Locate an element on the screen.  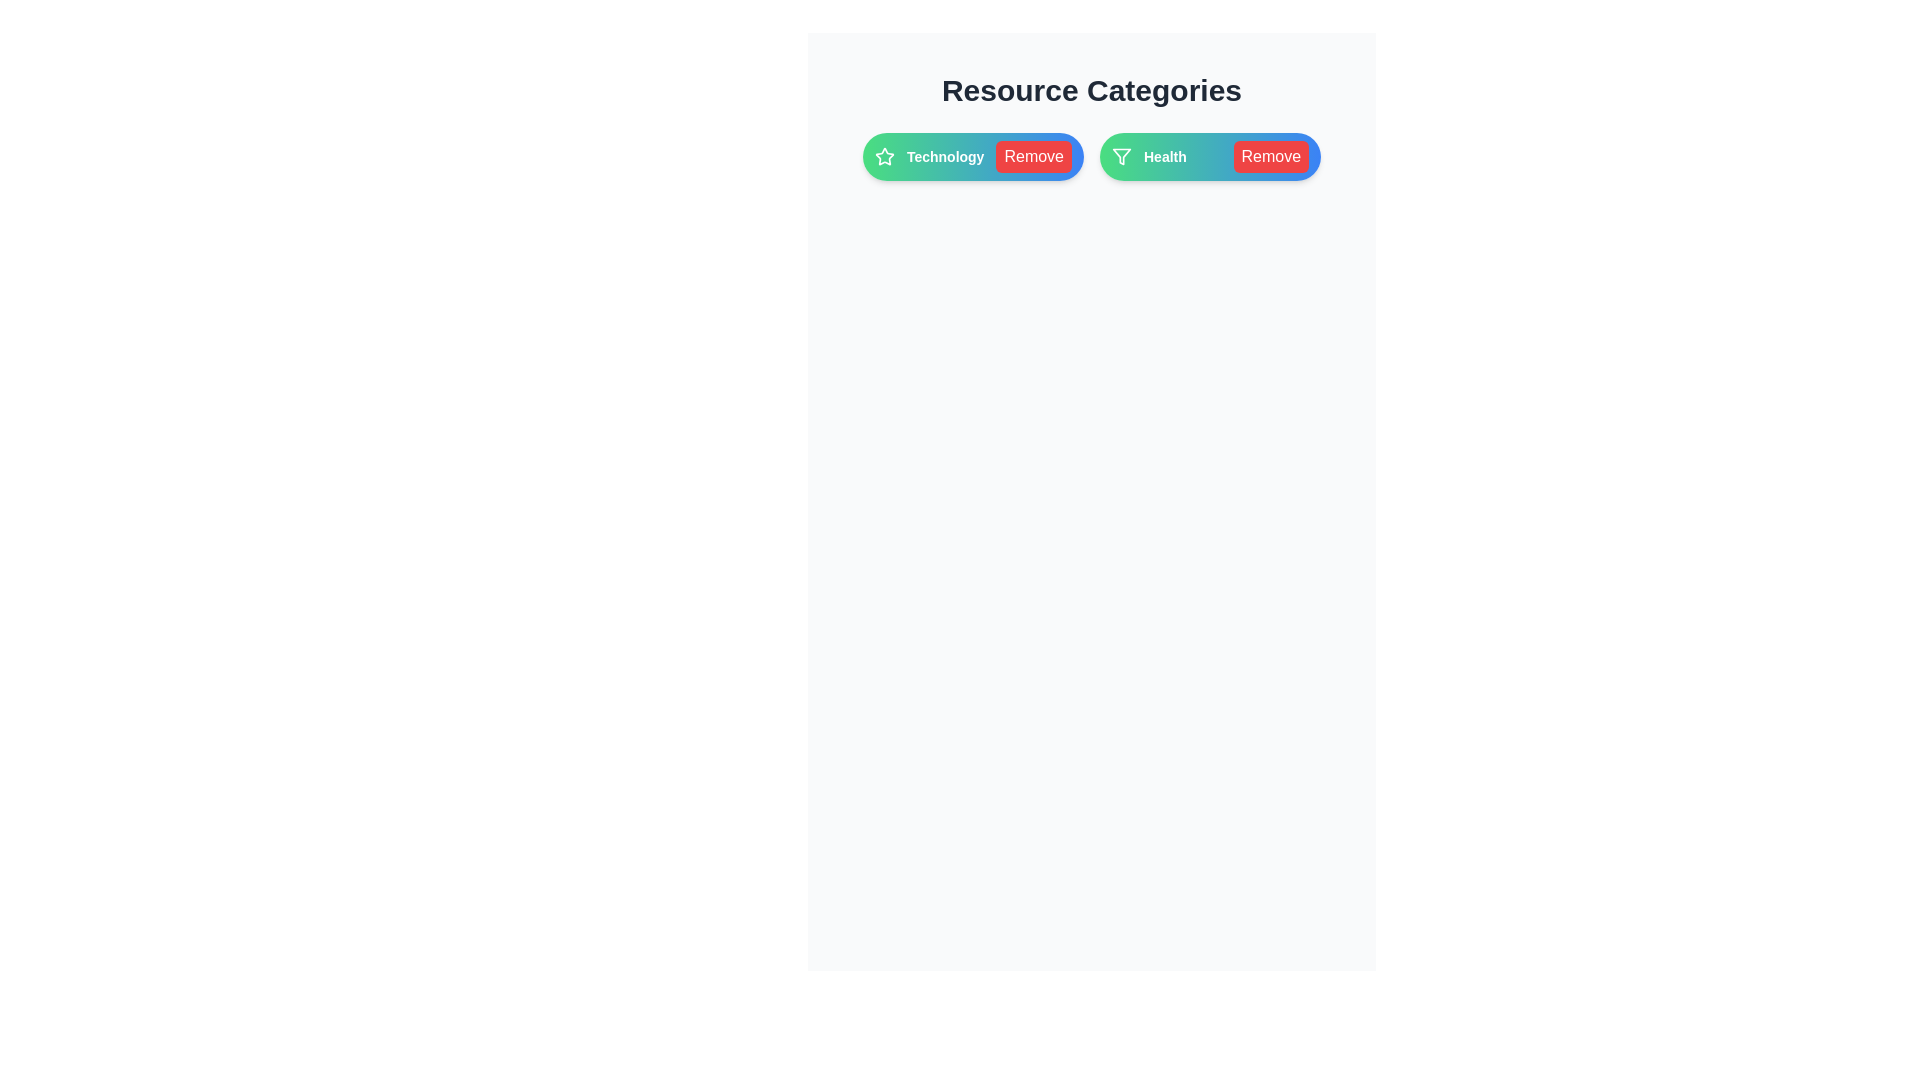
the category chip labeled Technology is located at coordinates (973, 156).